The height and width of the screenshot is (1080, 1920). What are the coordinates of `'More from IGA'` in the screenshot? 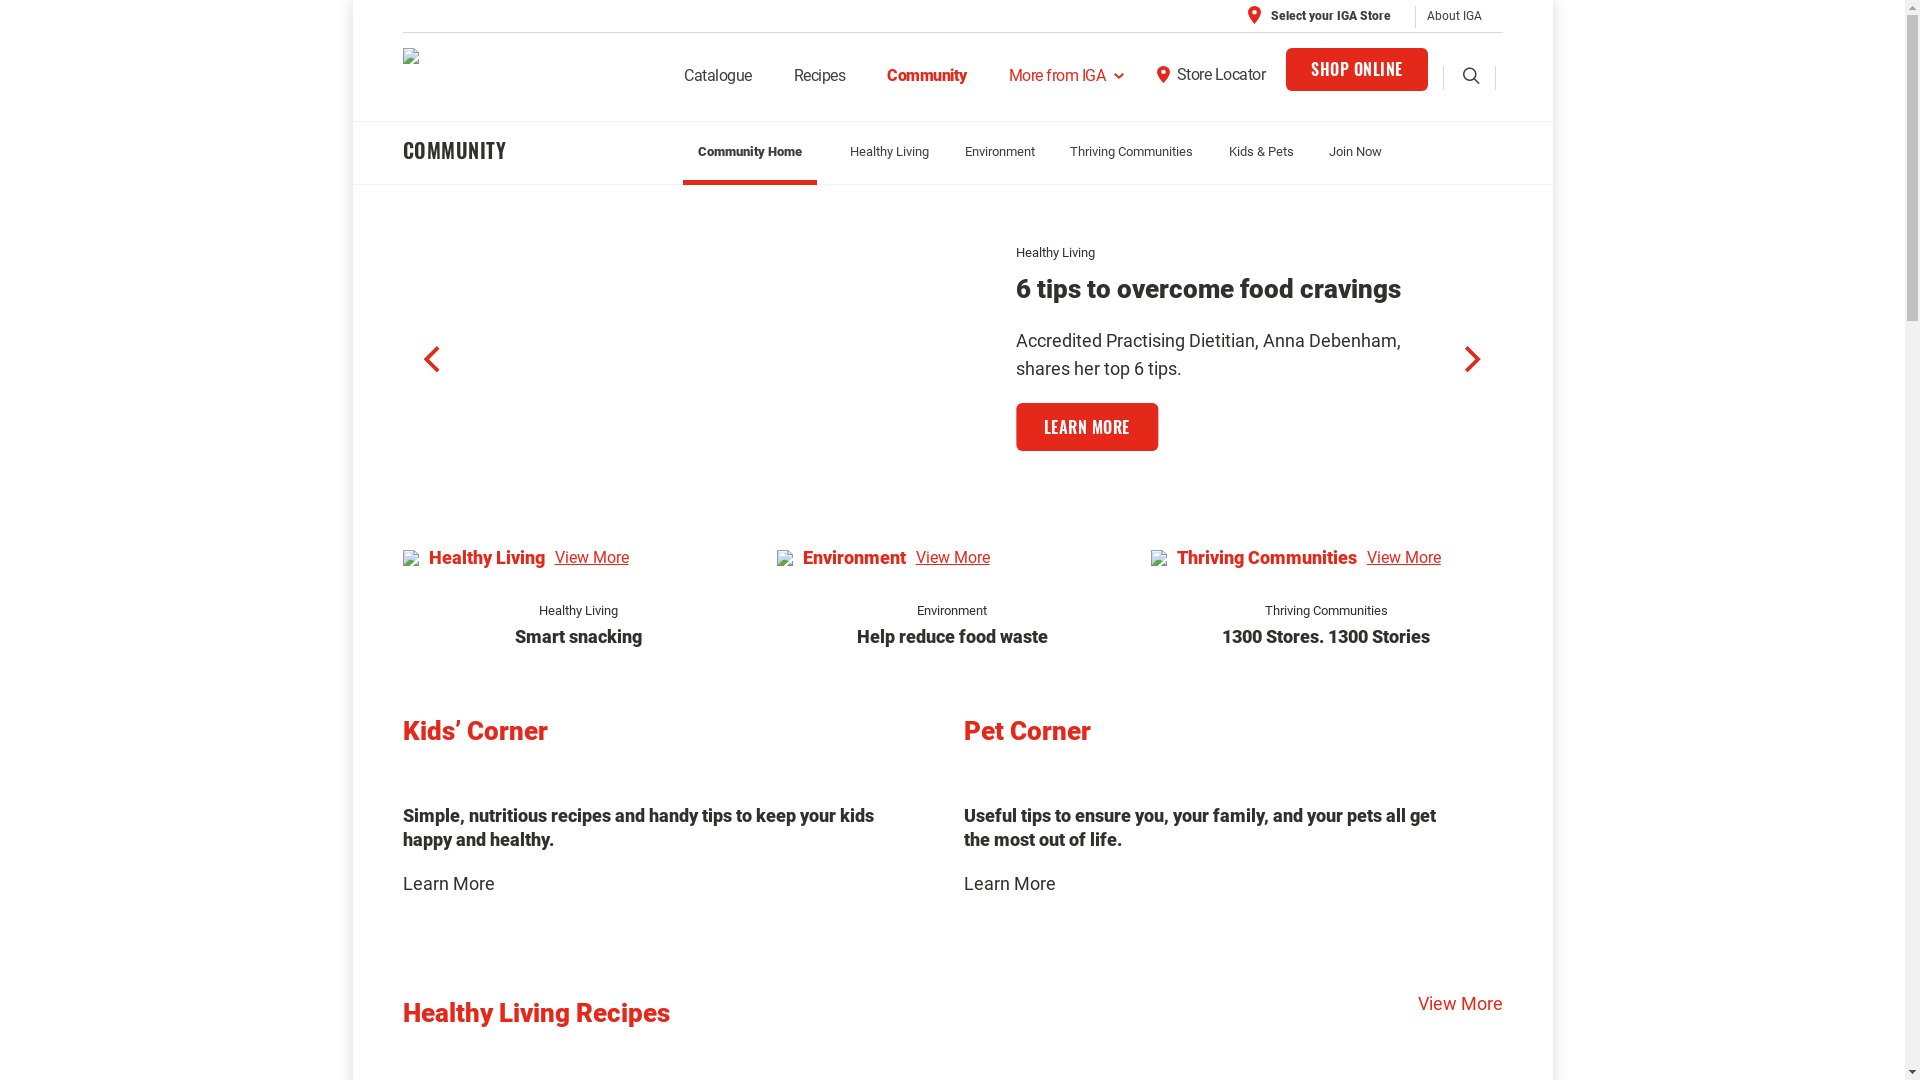 It's located at (988, 82).